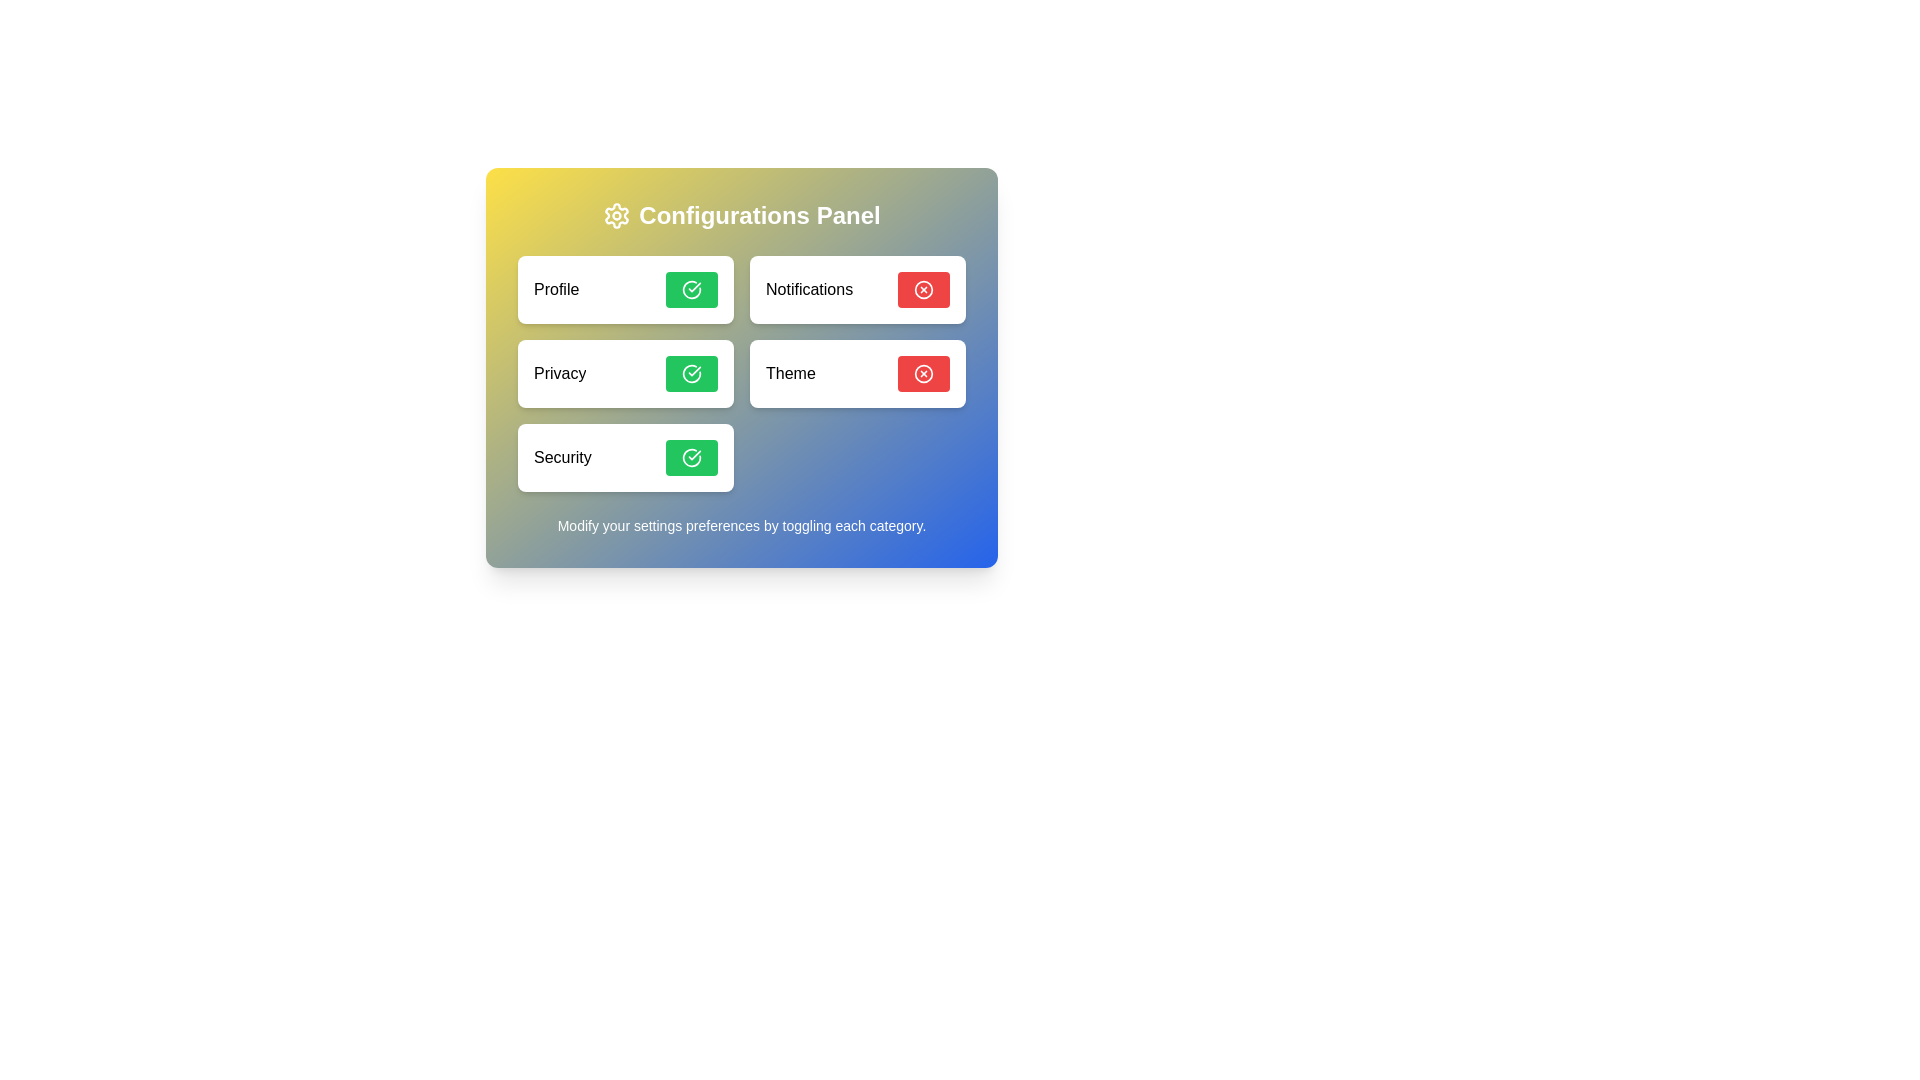 Image resolution: width=1920 pixels, height=1080 pixels. I want to click on the red rectangular button with rounded corners that has an 'X' symbol inside, so click(923, 374).